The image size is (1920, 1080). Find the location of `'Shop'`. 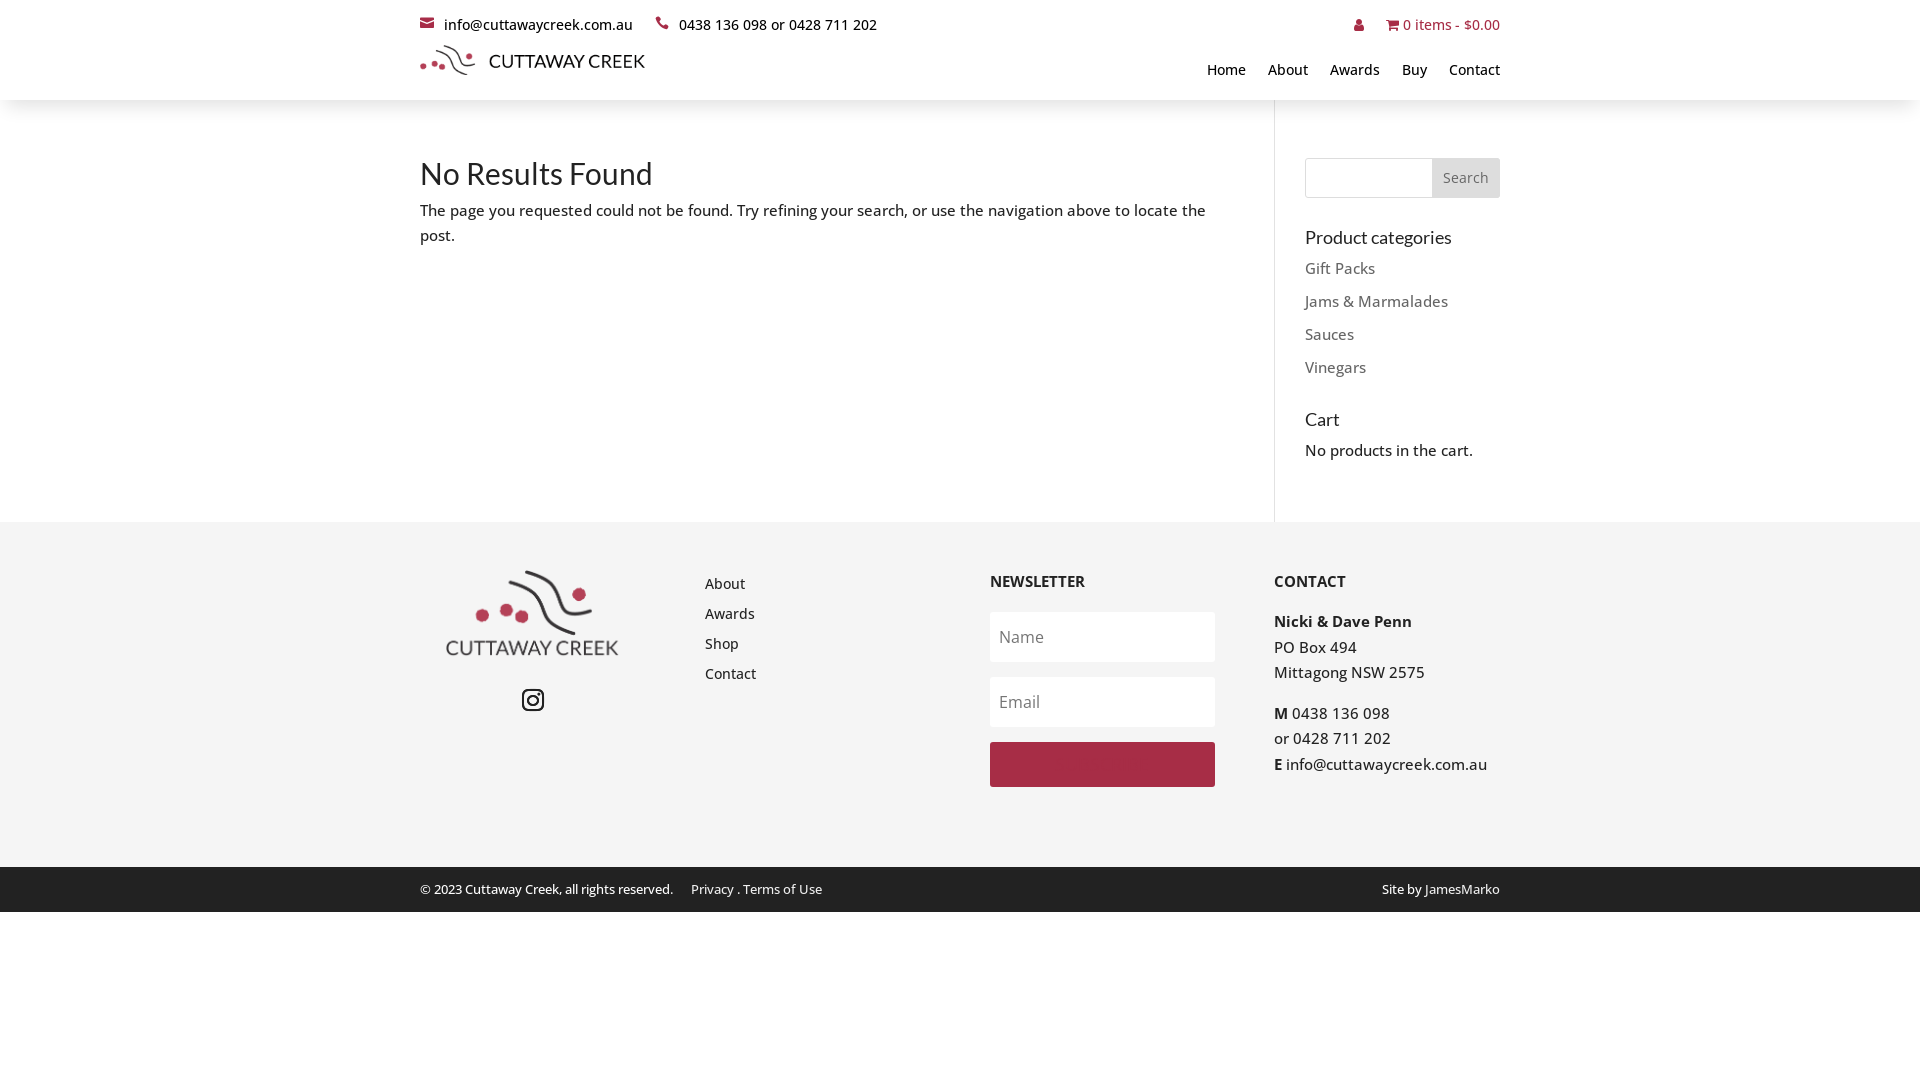

'Shop' is located at coordinates (720, 648).